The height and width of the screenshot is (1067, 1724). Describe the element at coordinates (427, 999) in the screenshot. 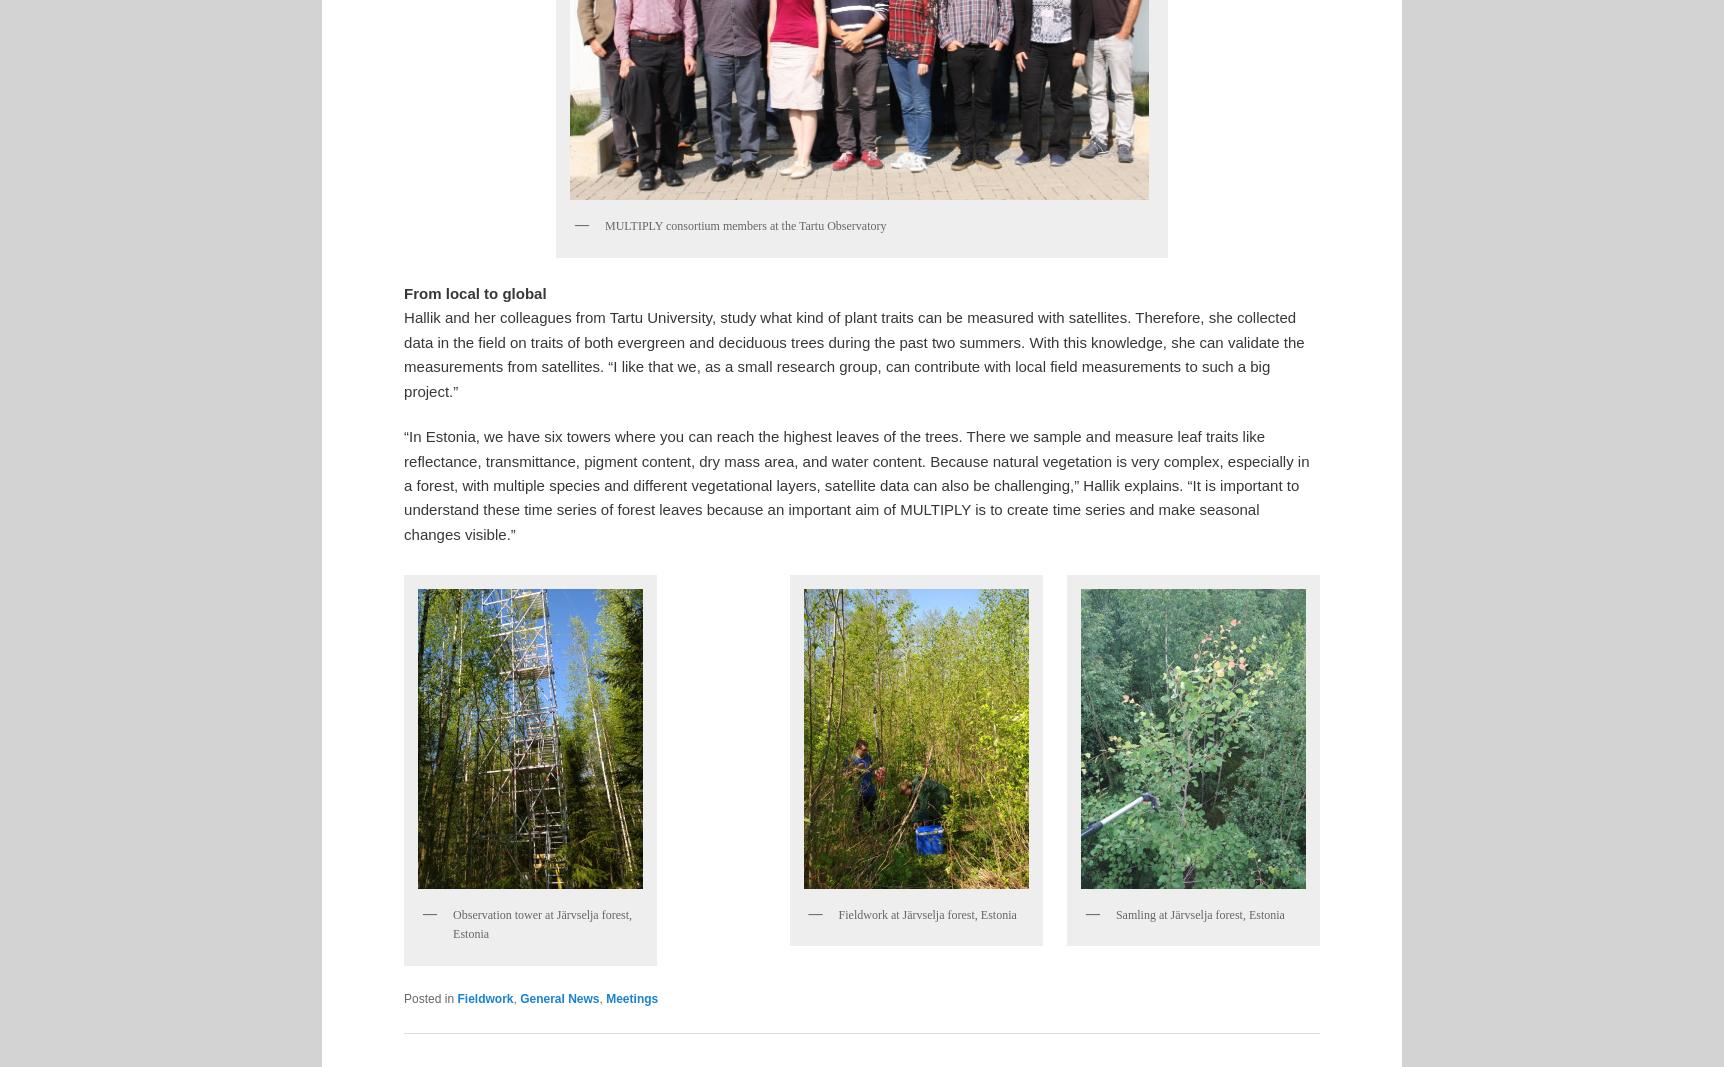

I see `'Posted in'` at that location.